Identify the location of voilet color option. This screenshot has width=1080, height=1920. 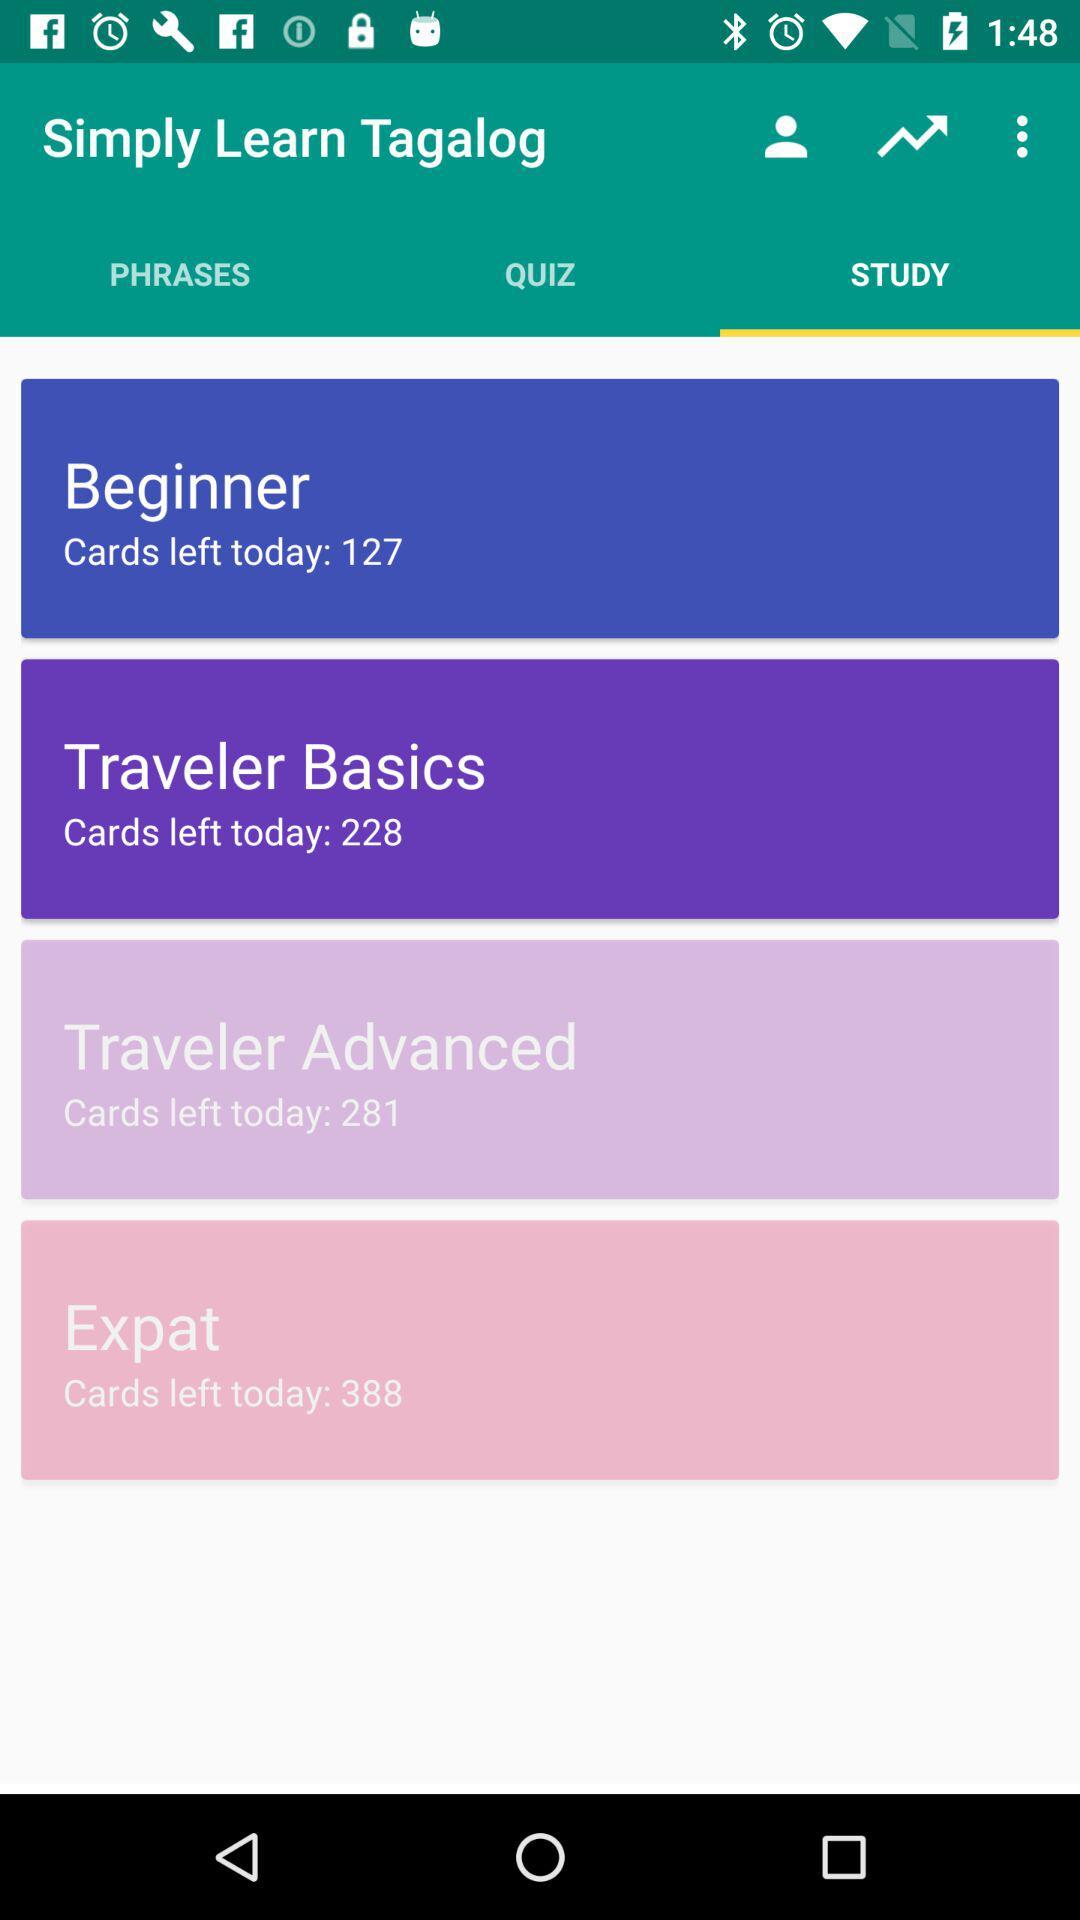
(540, 787).